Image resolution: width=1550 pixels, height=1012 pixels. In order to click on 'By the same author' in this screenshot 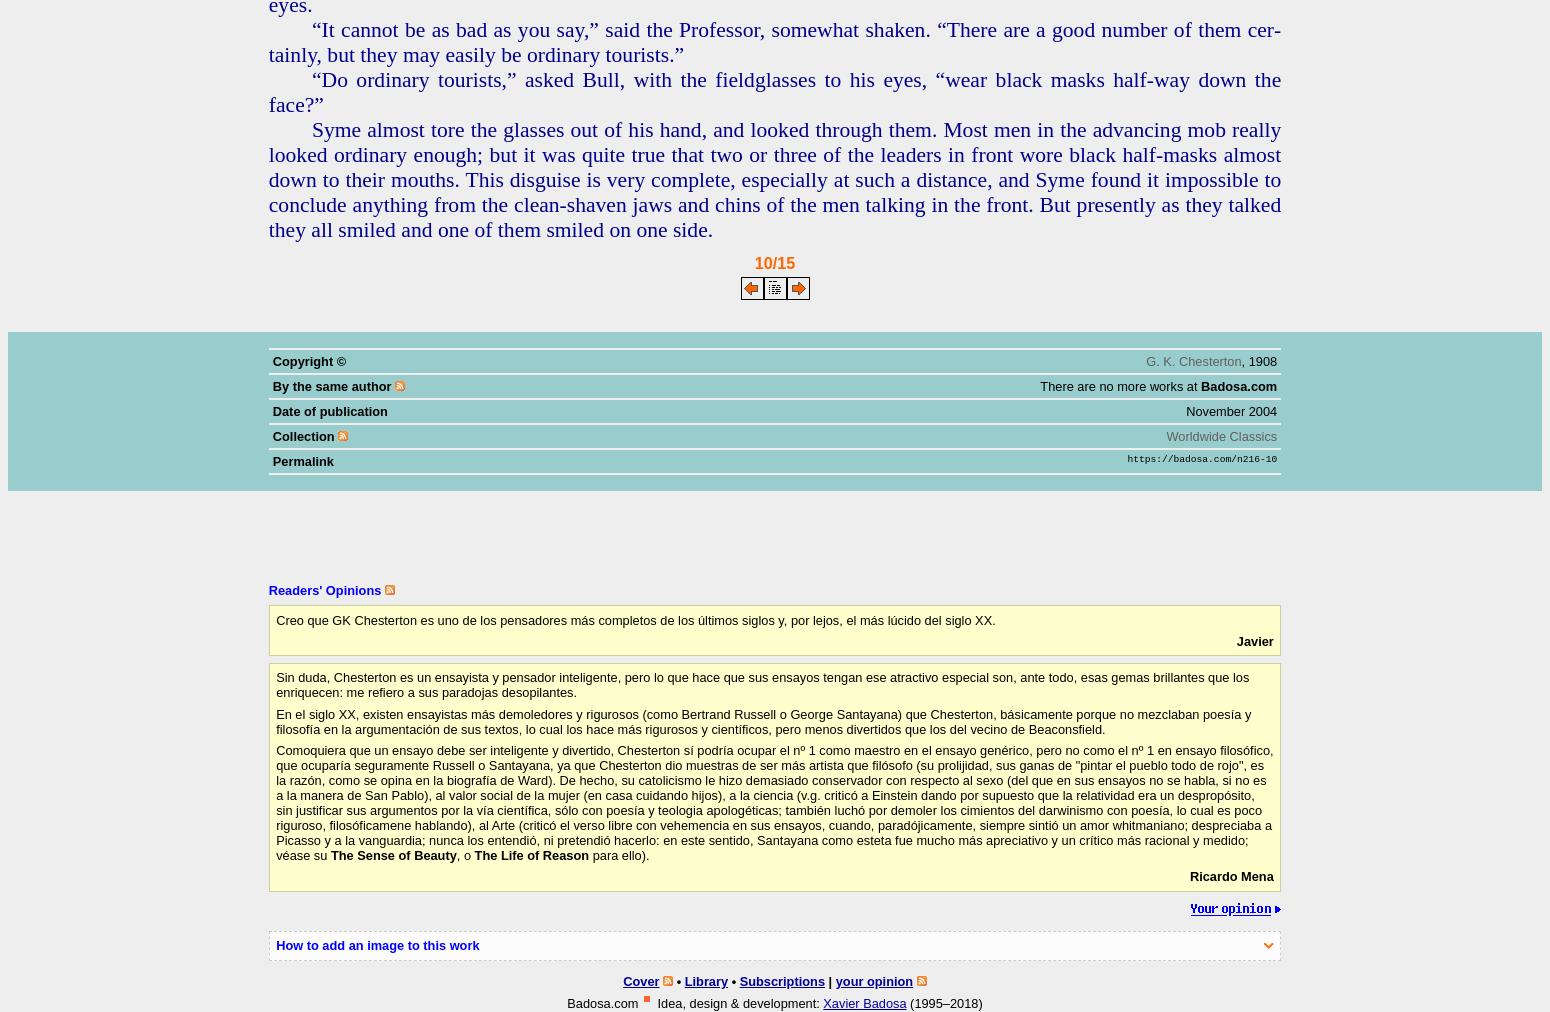, I will do `click(332, 386)`.